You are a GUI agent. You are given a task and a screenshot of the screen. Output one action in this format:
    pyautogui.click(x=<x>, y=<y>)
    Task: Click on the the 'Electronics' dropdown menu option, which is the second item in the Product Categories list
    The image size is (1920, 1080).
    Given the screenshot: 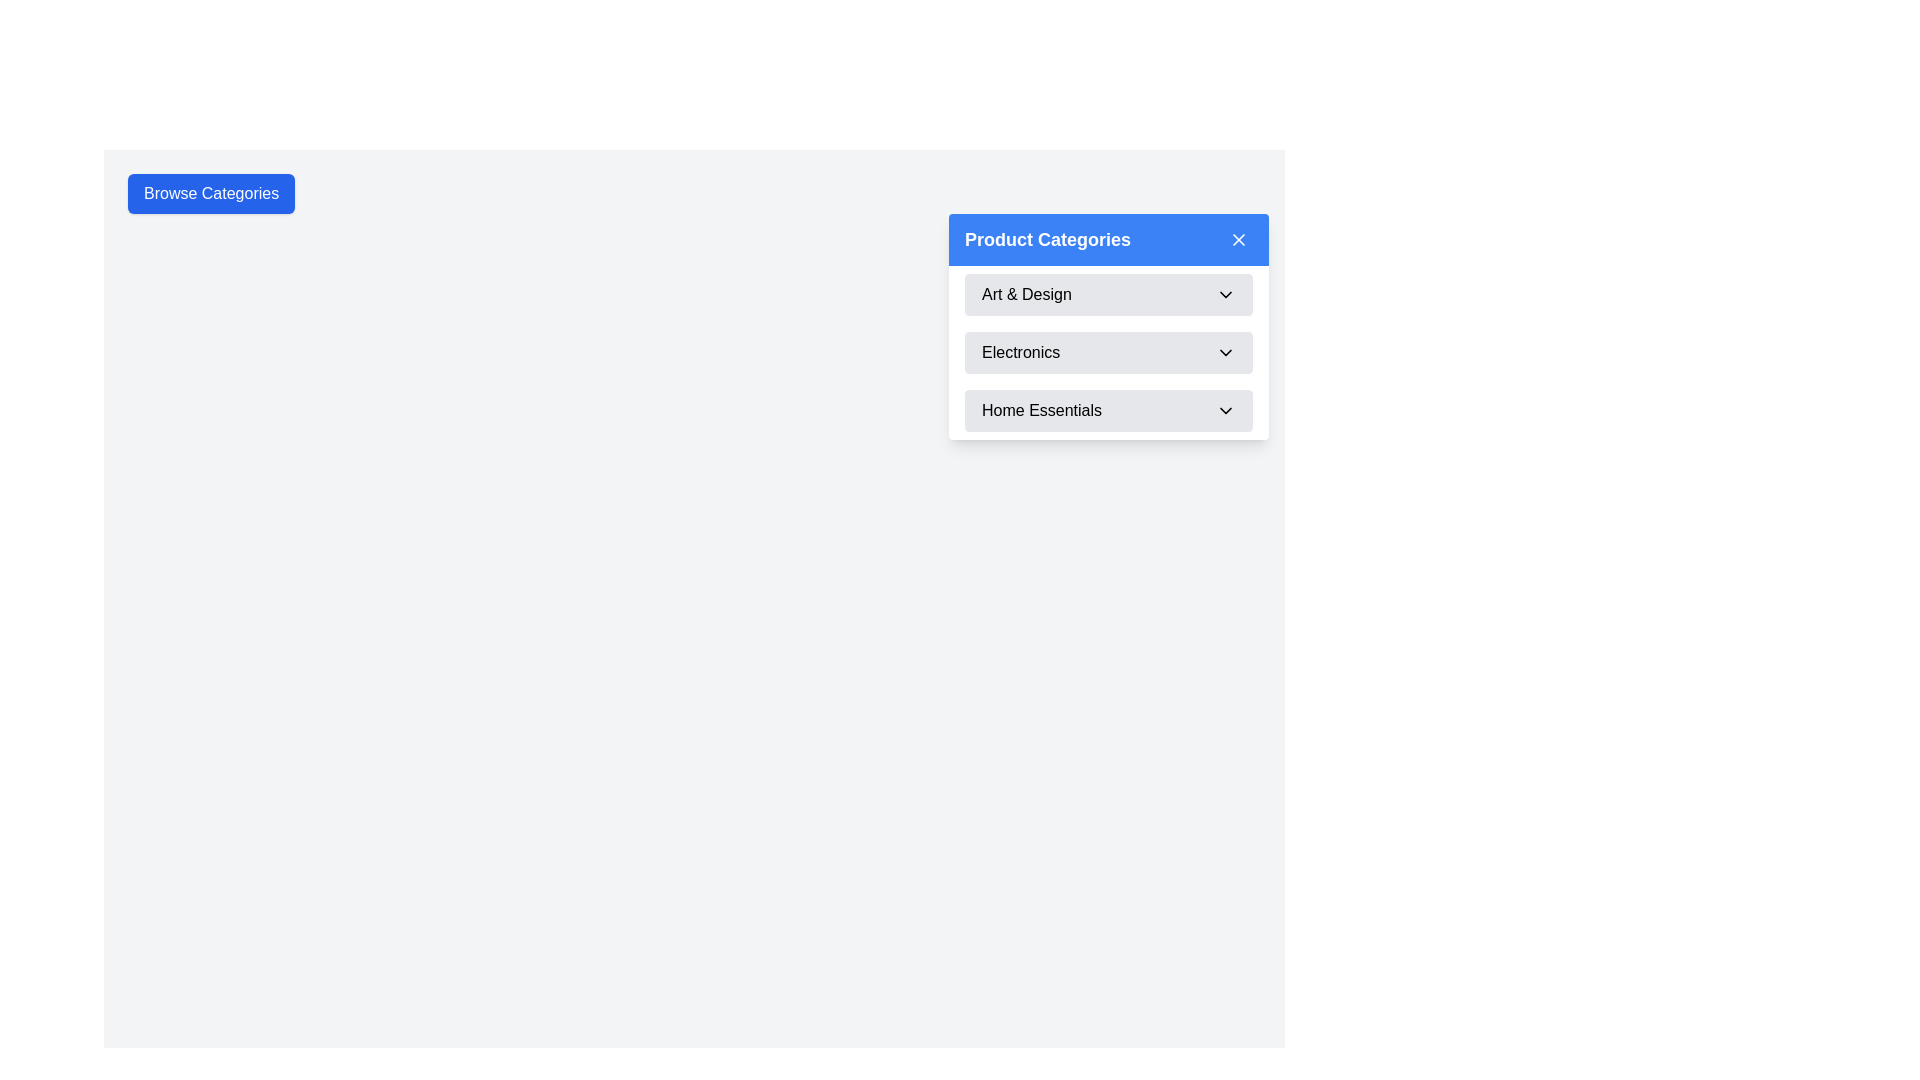 What is the action you would take?
    pyautogui.click(x=1107, y=352)
    